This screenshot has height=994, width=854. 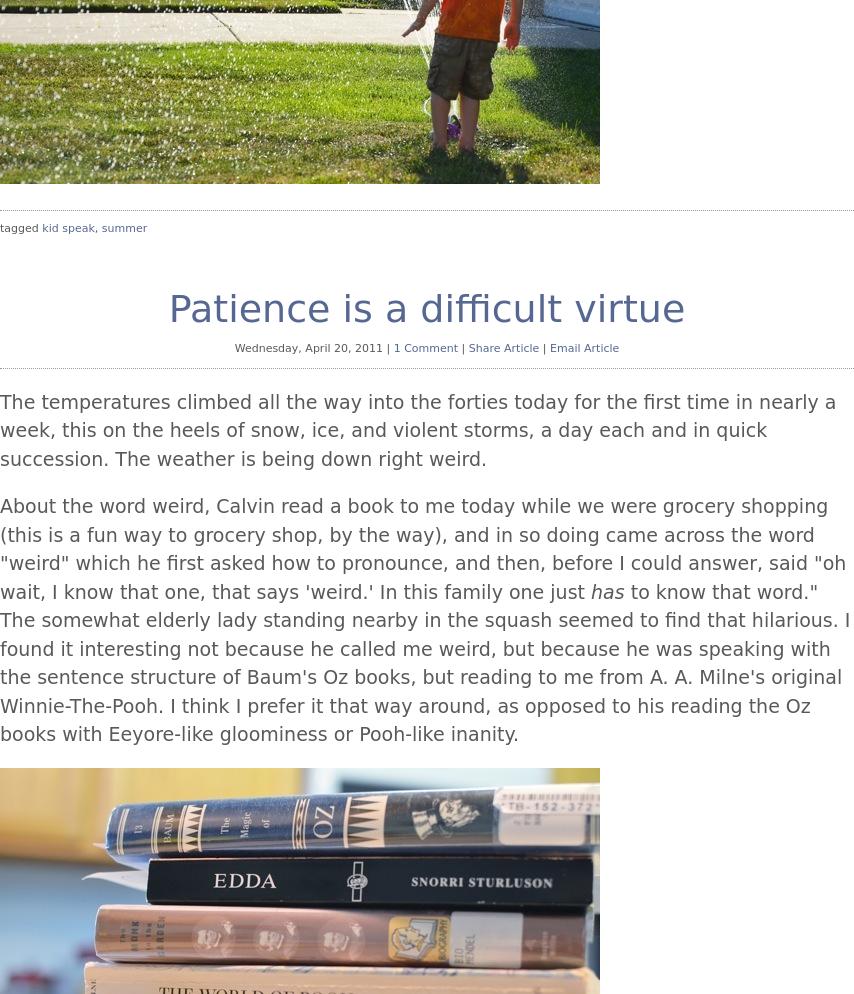 What do you see at coordinates (97, 228) in the screenshot?
I see `','` at bounding box center [97, 228].